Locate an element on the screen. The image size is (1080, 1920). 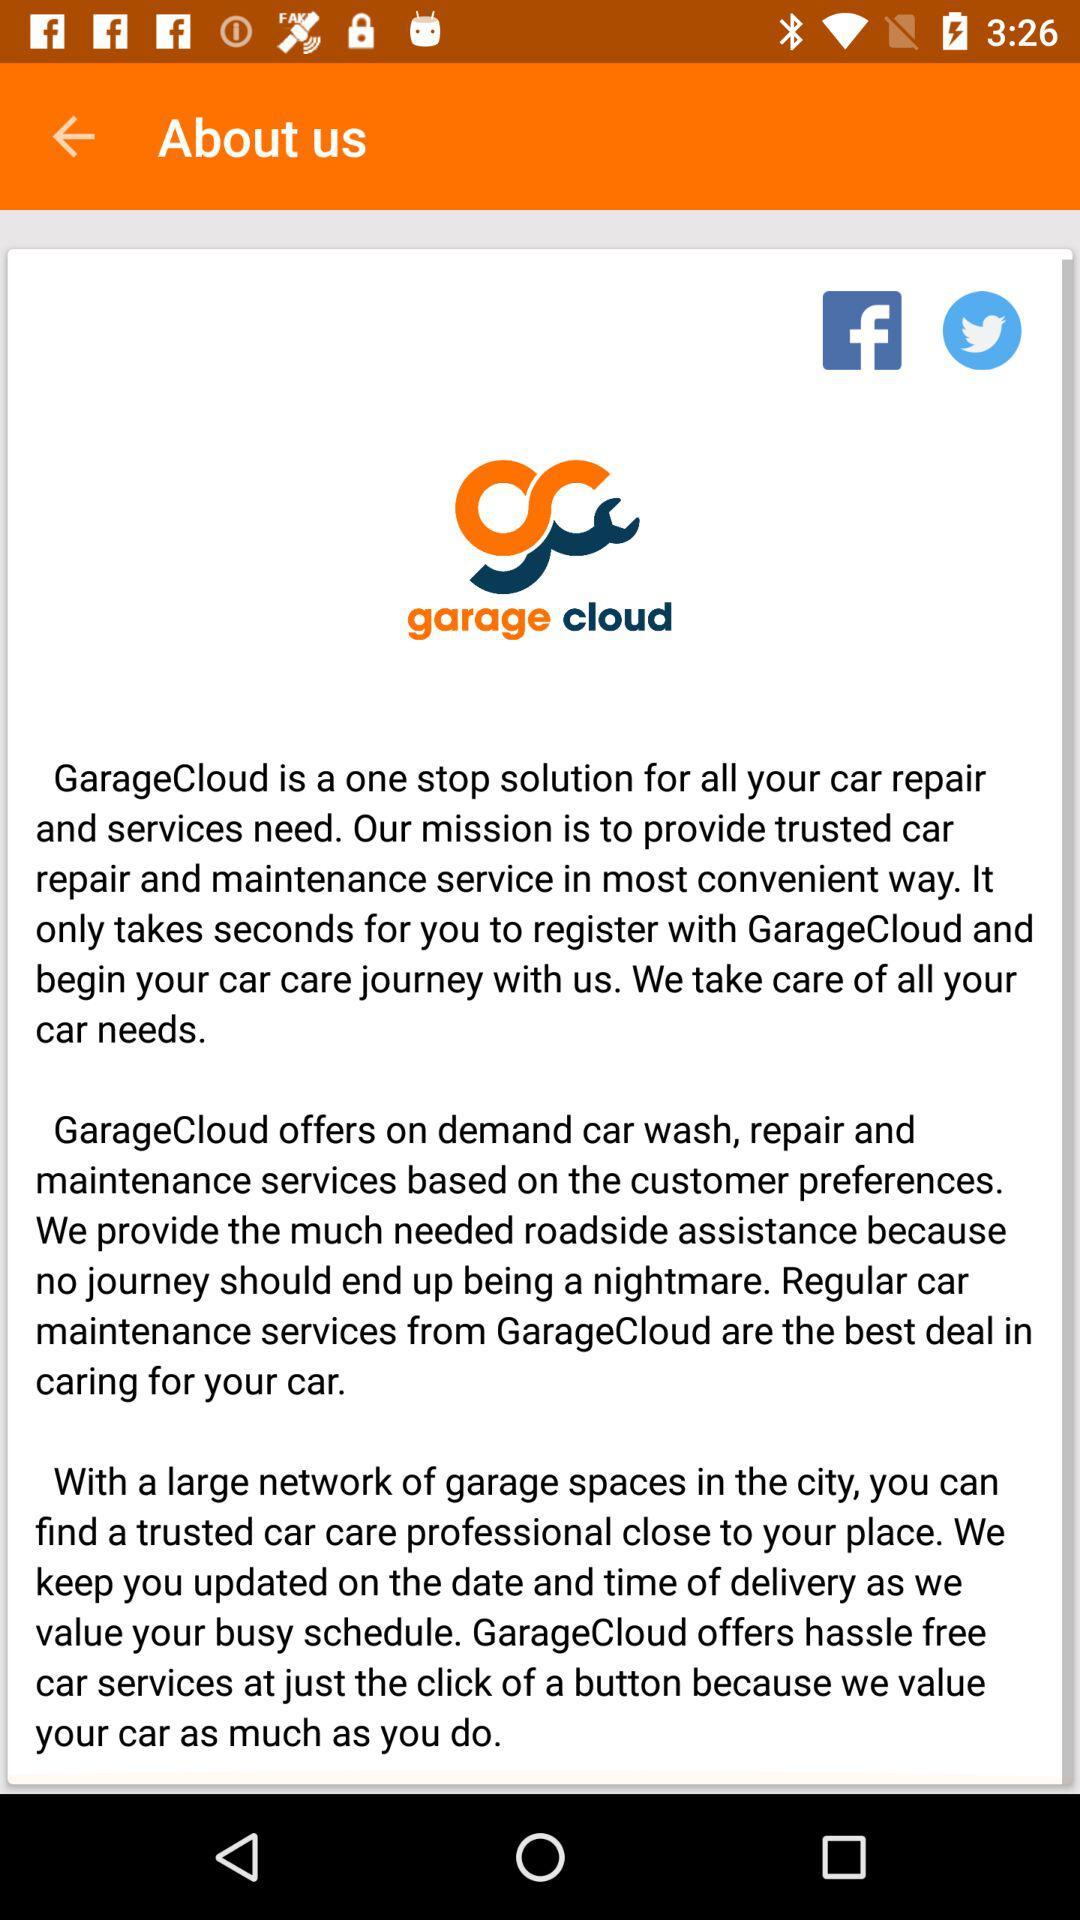
icon above the garagecloud is a item is located at coordinates (861, 324).